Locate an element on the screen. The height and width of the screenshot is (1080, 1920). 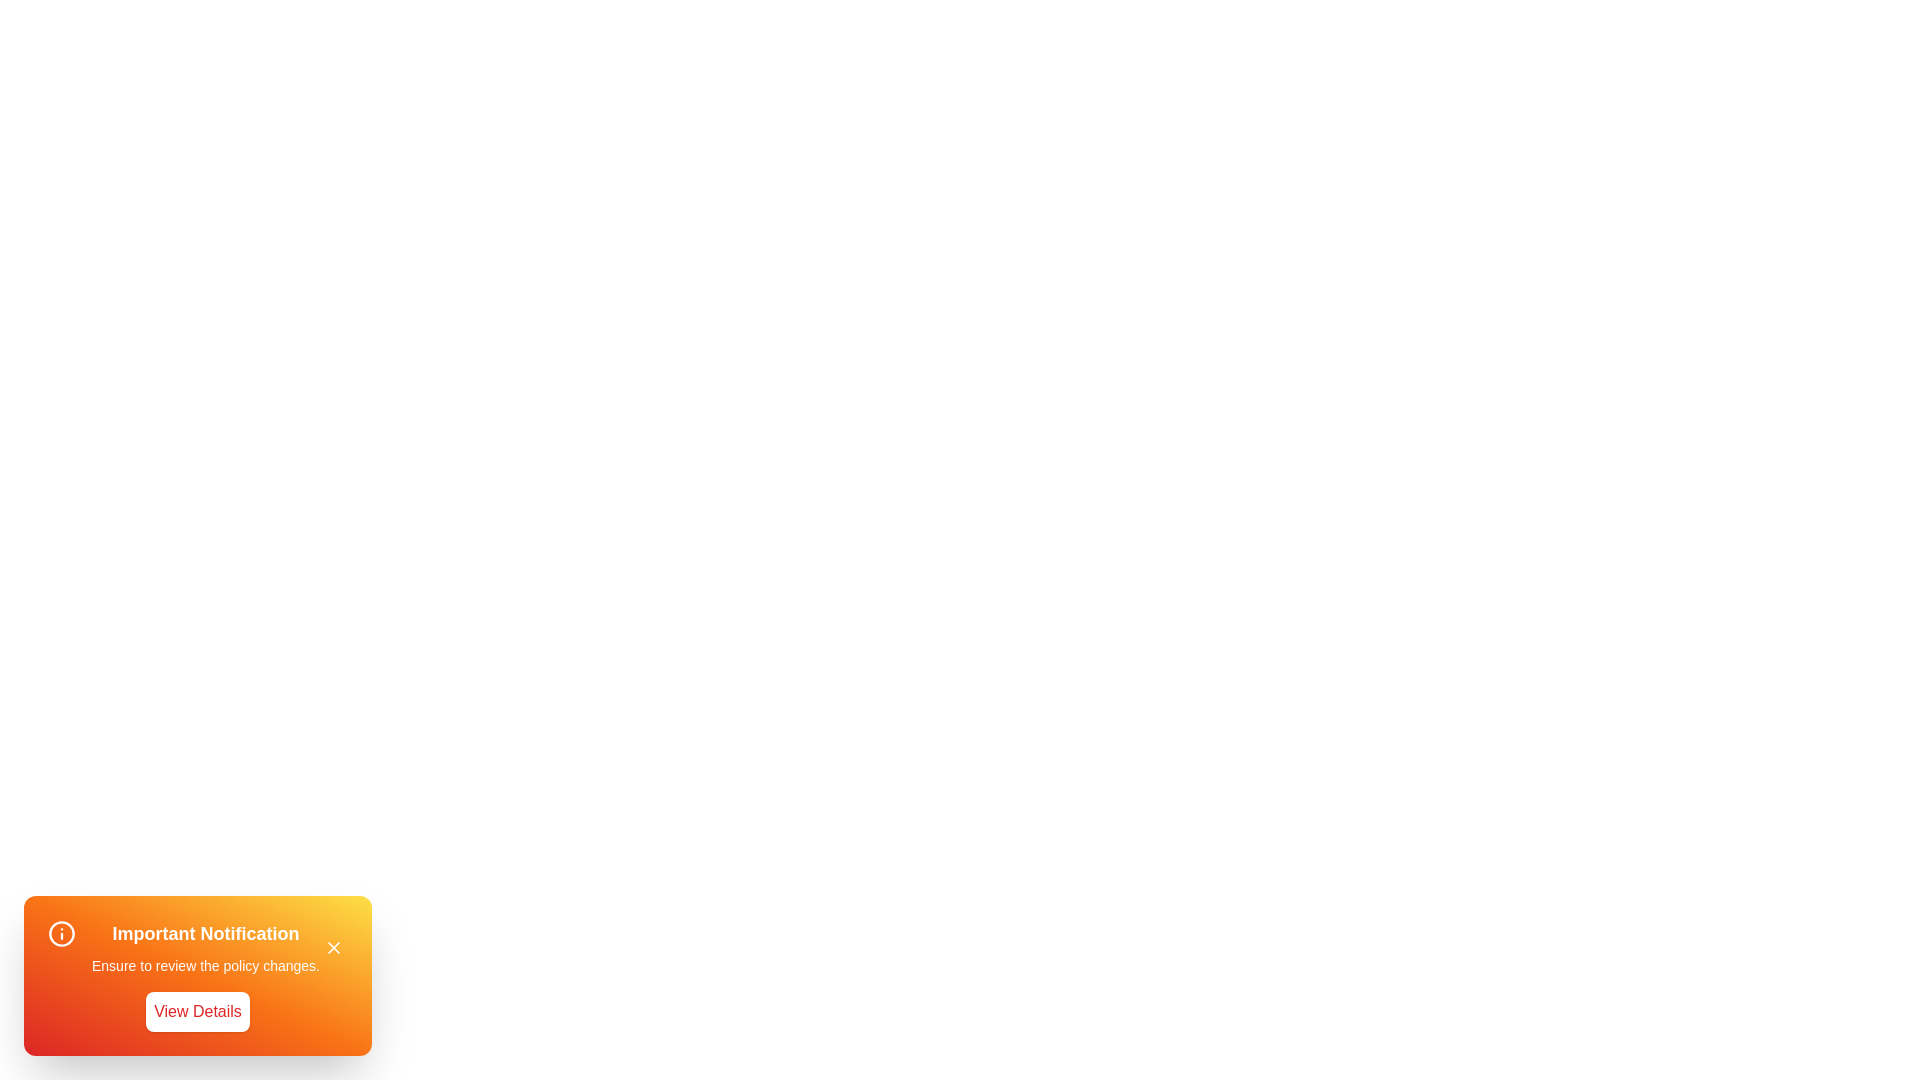
the 'View Details' button to view more details is located at coordinates (197, 1011).